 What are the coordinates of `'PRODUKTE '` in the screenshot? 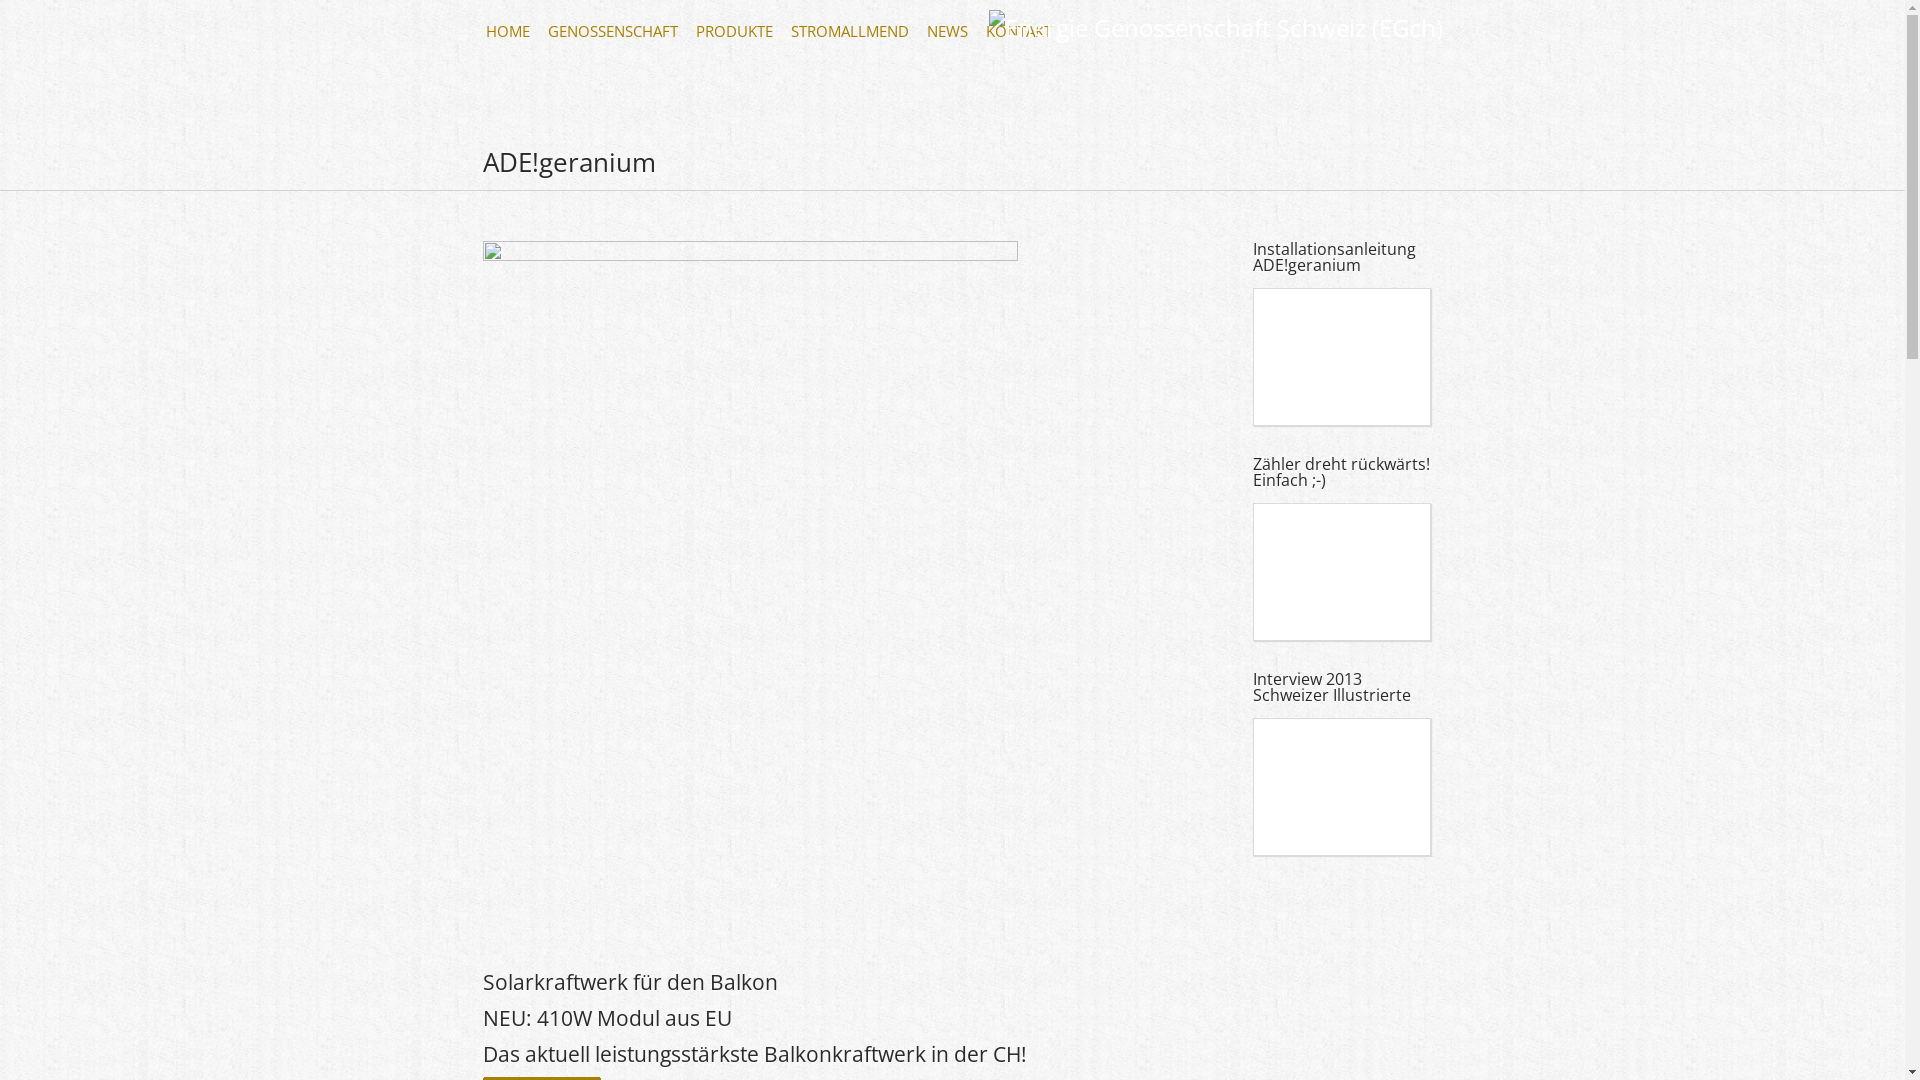 It's located at (733, 25).